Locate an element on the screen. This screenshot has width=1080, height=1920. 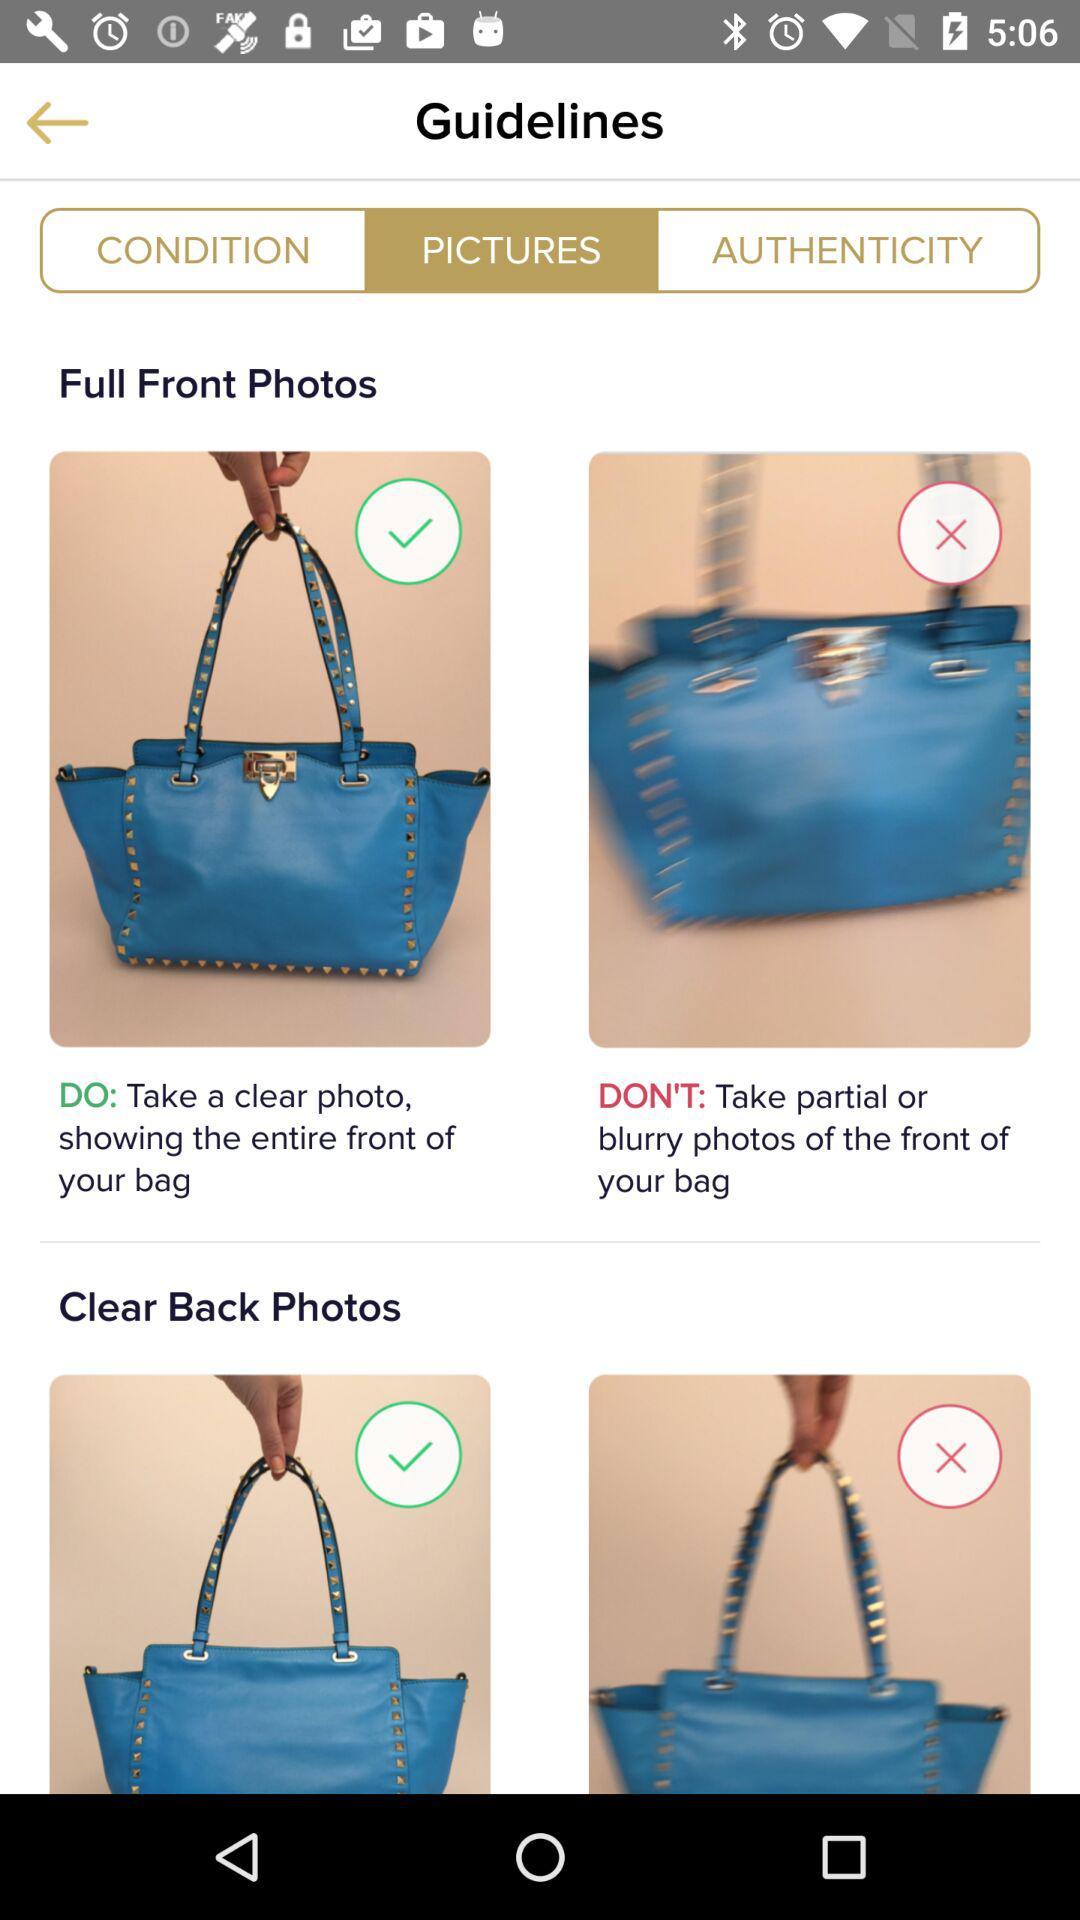
the condition icon is located at coordinates (203, 249).